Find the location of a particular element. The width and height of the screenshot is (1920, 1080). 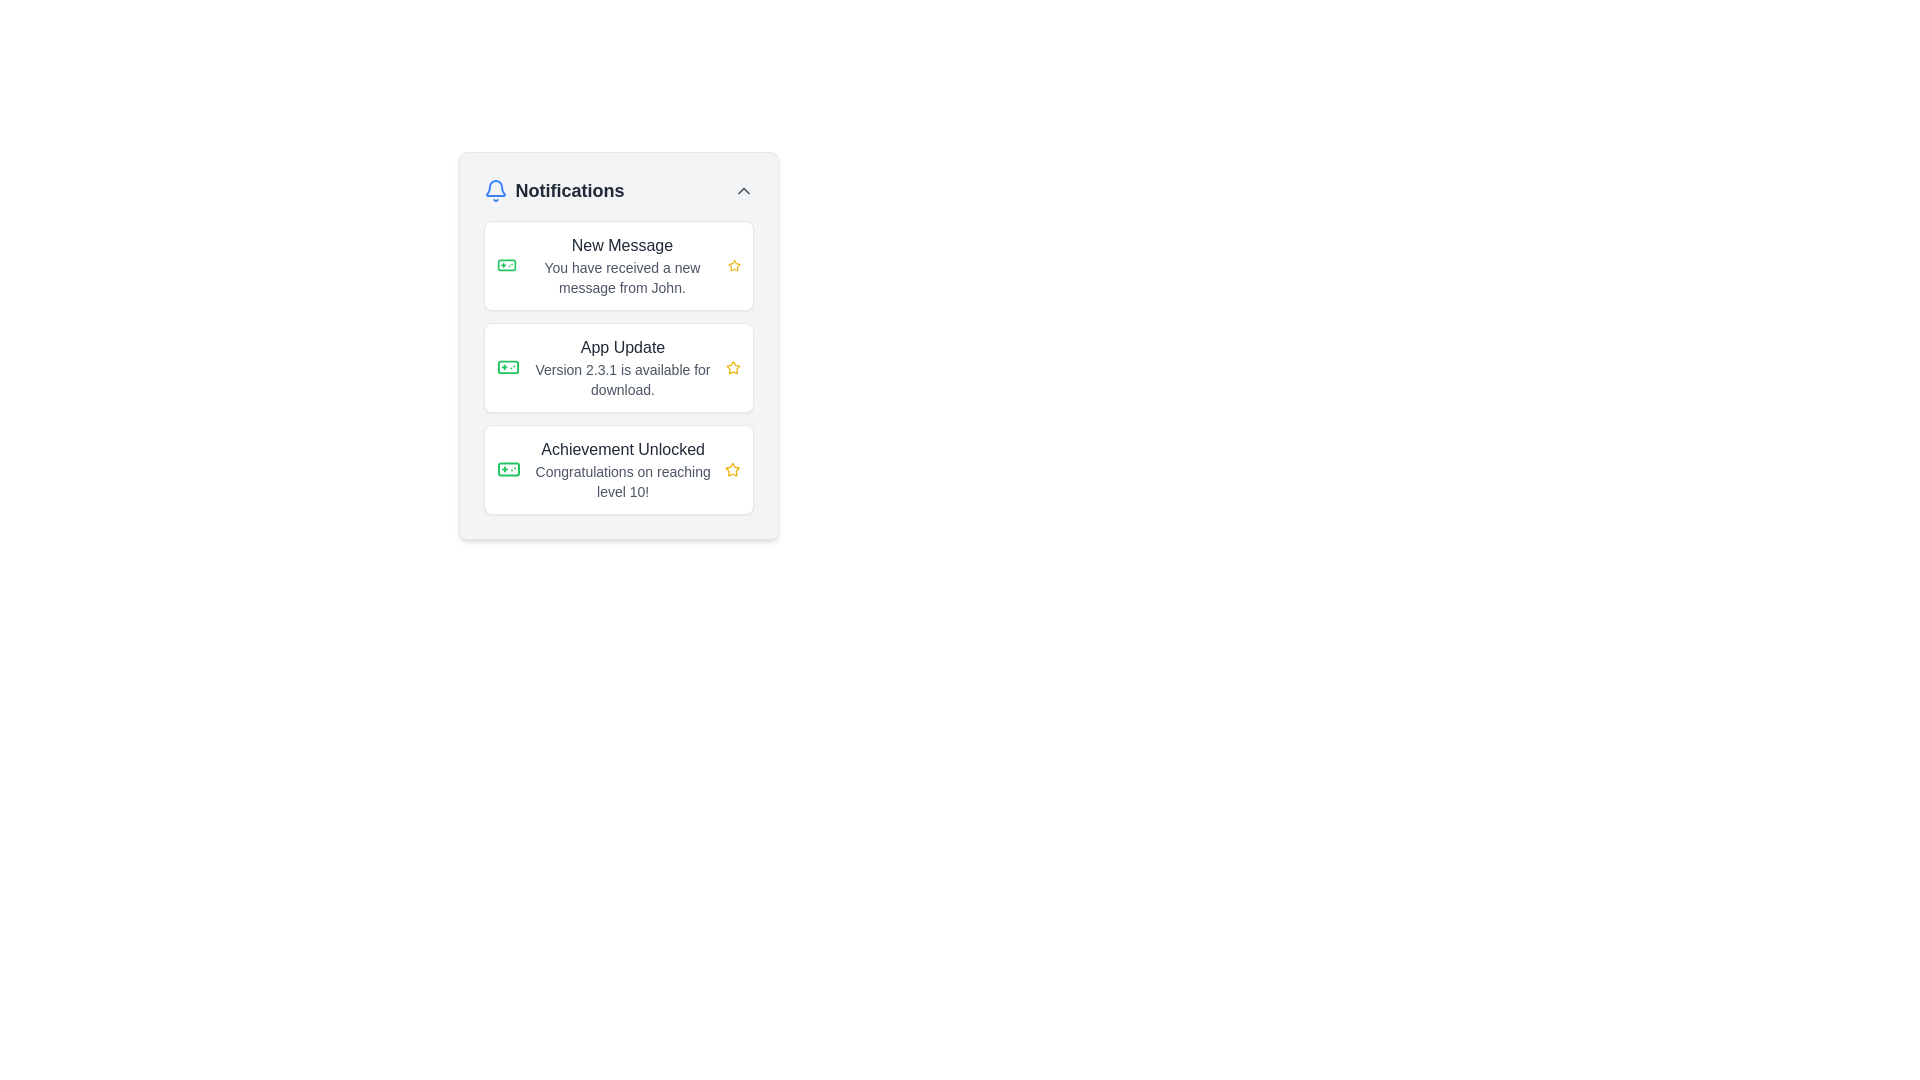

the text label displaying 'Congratulations on reaching level 10!', which is styled in a smaller font size and subdued gray color, located below the 'Achievement Unlocked' heading in the notification card is located at coordinates (622, 482).